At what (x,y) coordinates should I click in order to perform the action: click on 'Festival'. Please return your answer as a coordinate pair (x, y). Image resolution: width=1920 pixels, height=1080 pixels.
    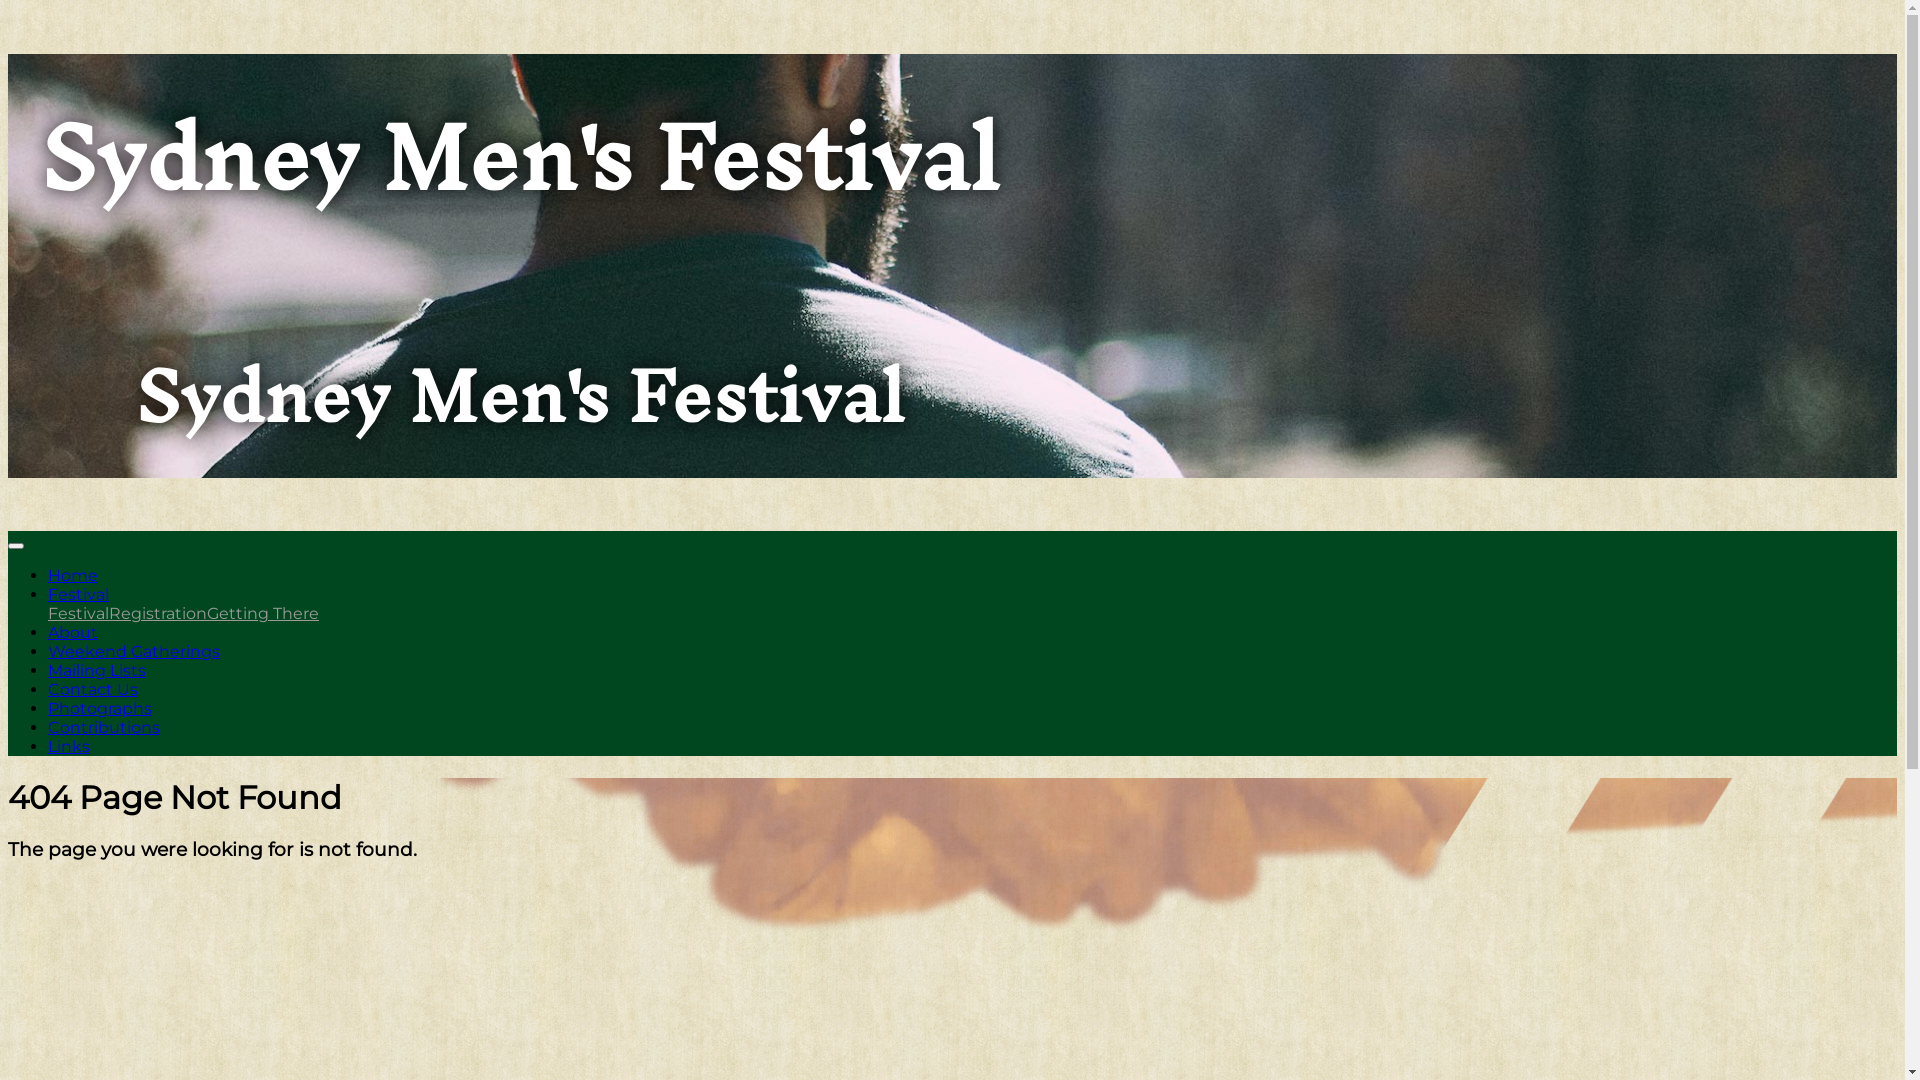
    Looking at the image, I should click on (48, 593).